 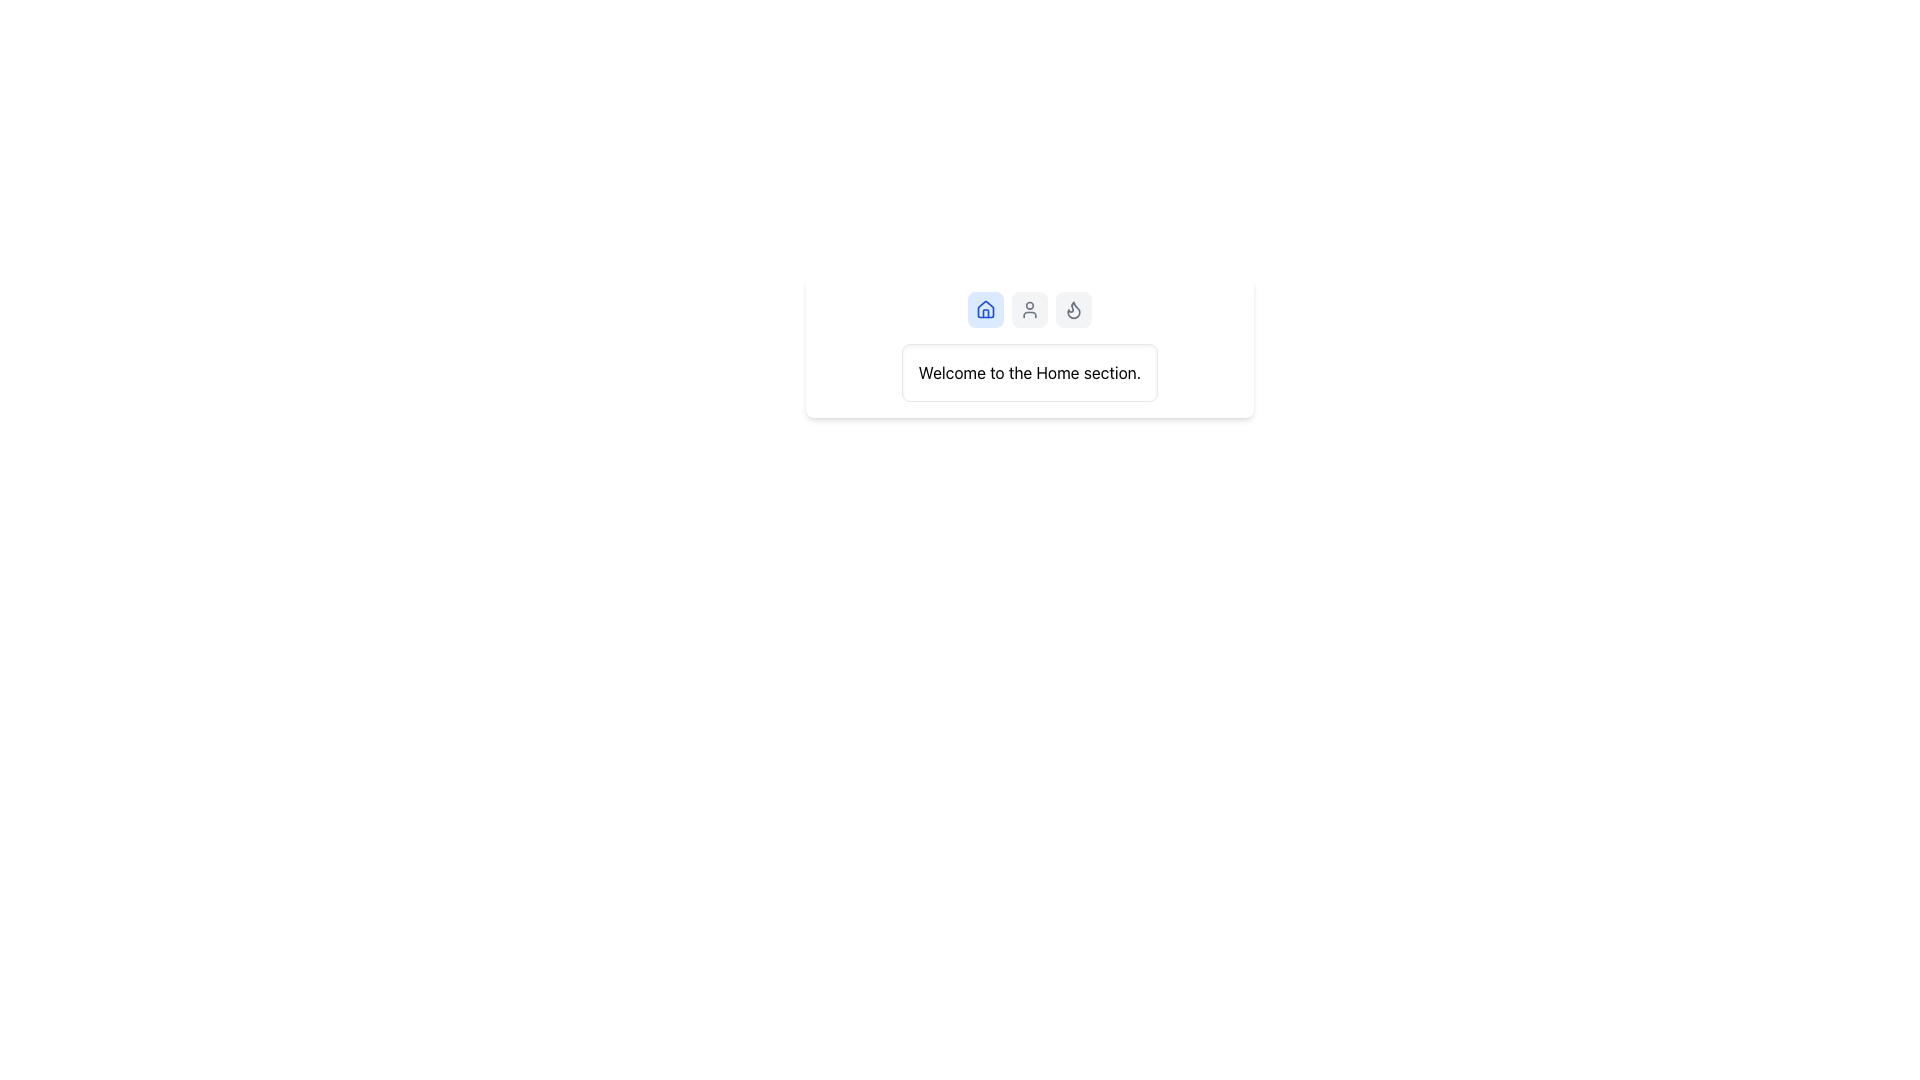 What do you see at coordinates (1030, 309) in the screenshot?
I see `the second tab in the horizontal set of three icons` at bounding box center [1030, 309].